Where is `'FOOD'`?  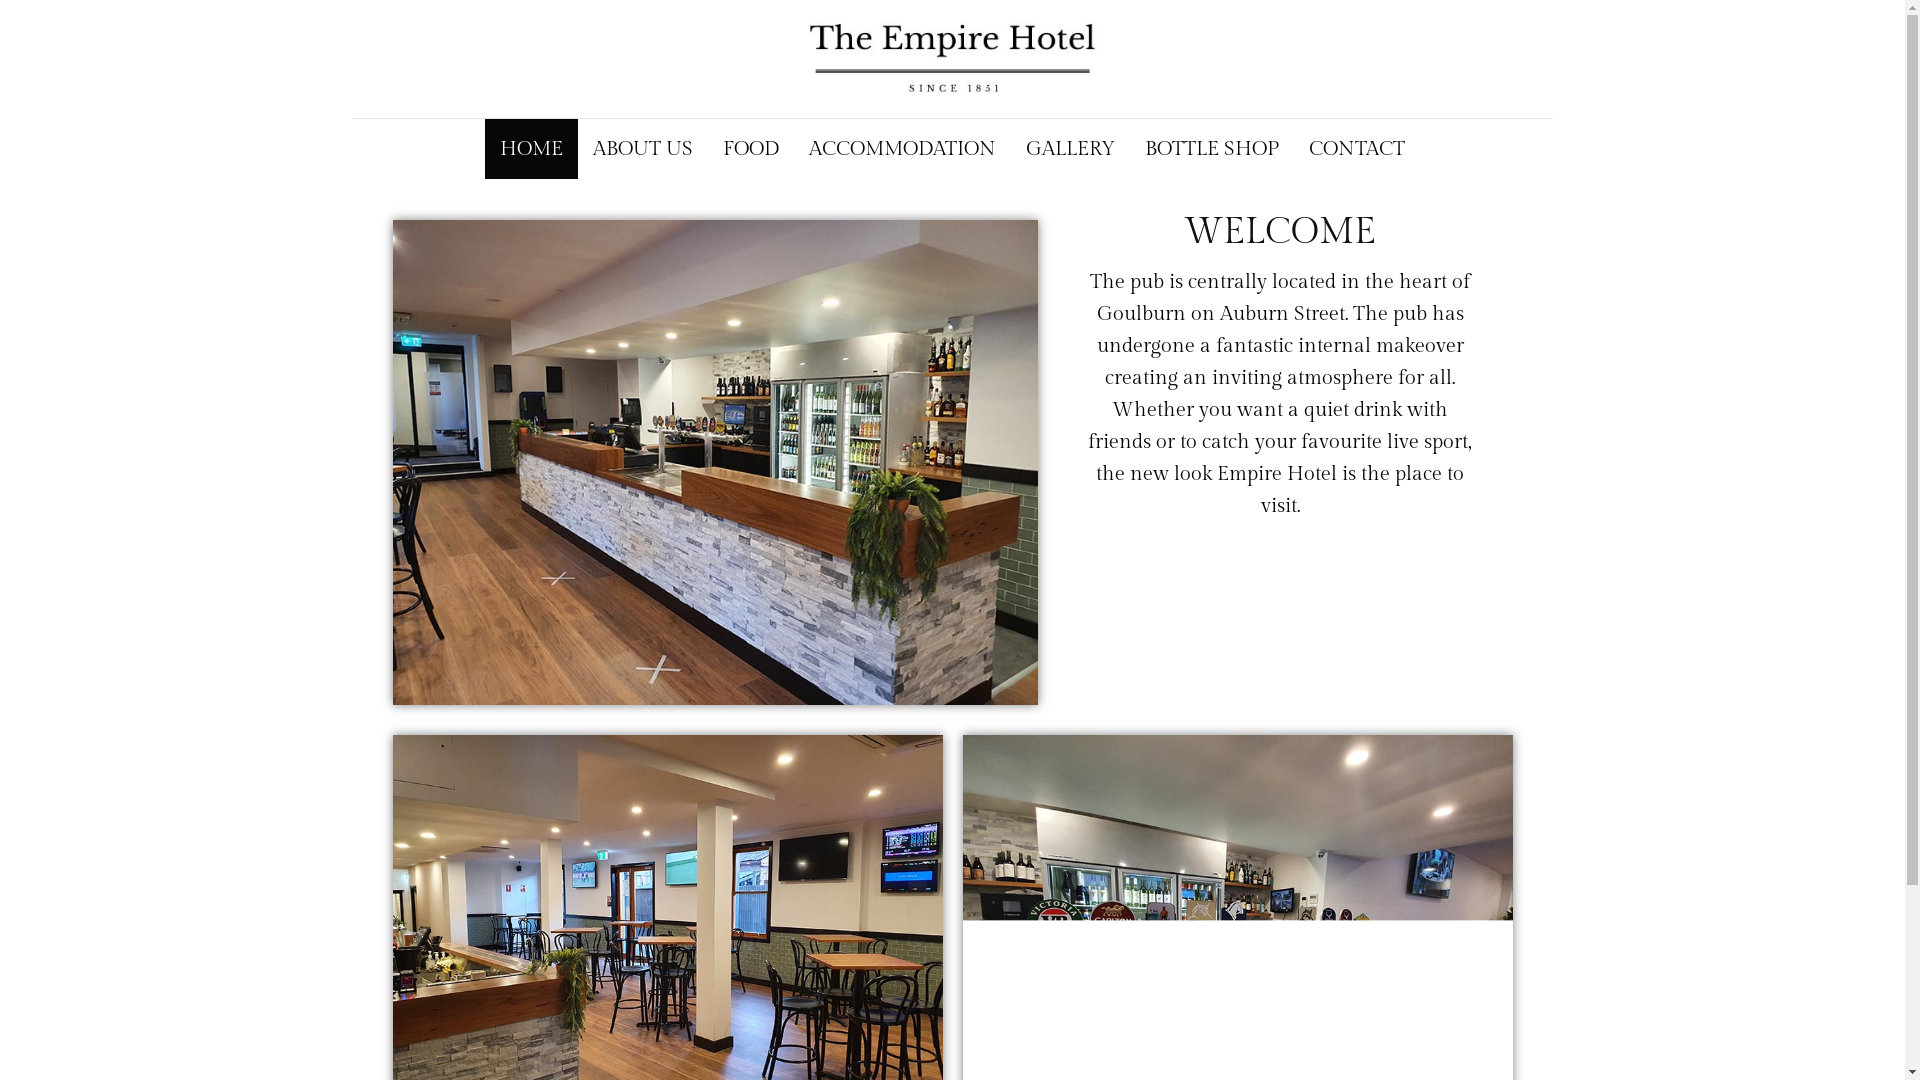
'FOOD' is located at coordinates (749, 148).